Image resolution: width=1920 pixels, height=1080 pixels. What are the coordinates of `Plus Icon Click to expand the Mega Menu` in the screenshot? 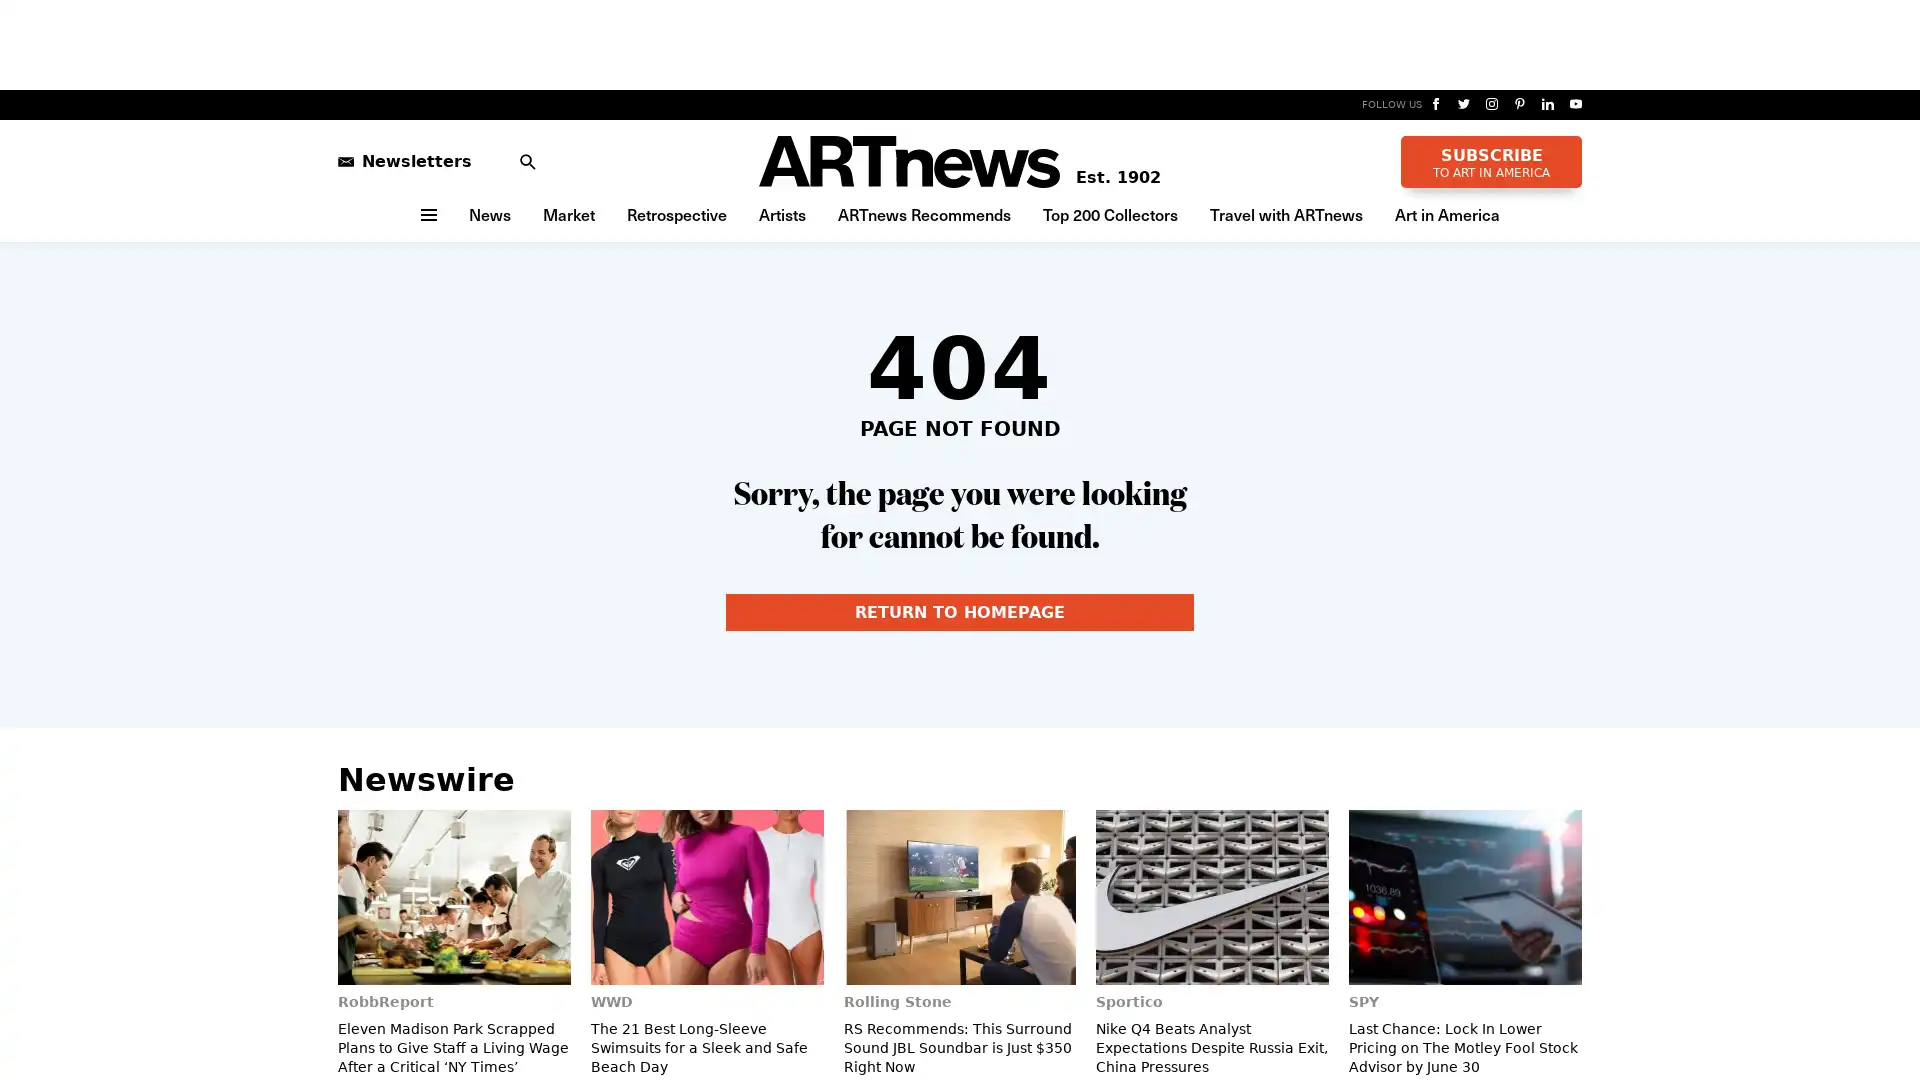 It's located at (426, 213).